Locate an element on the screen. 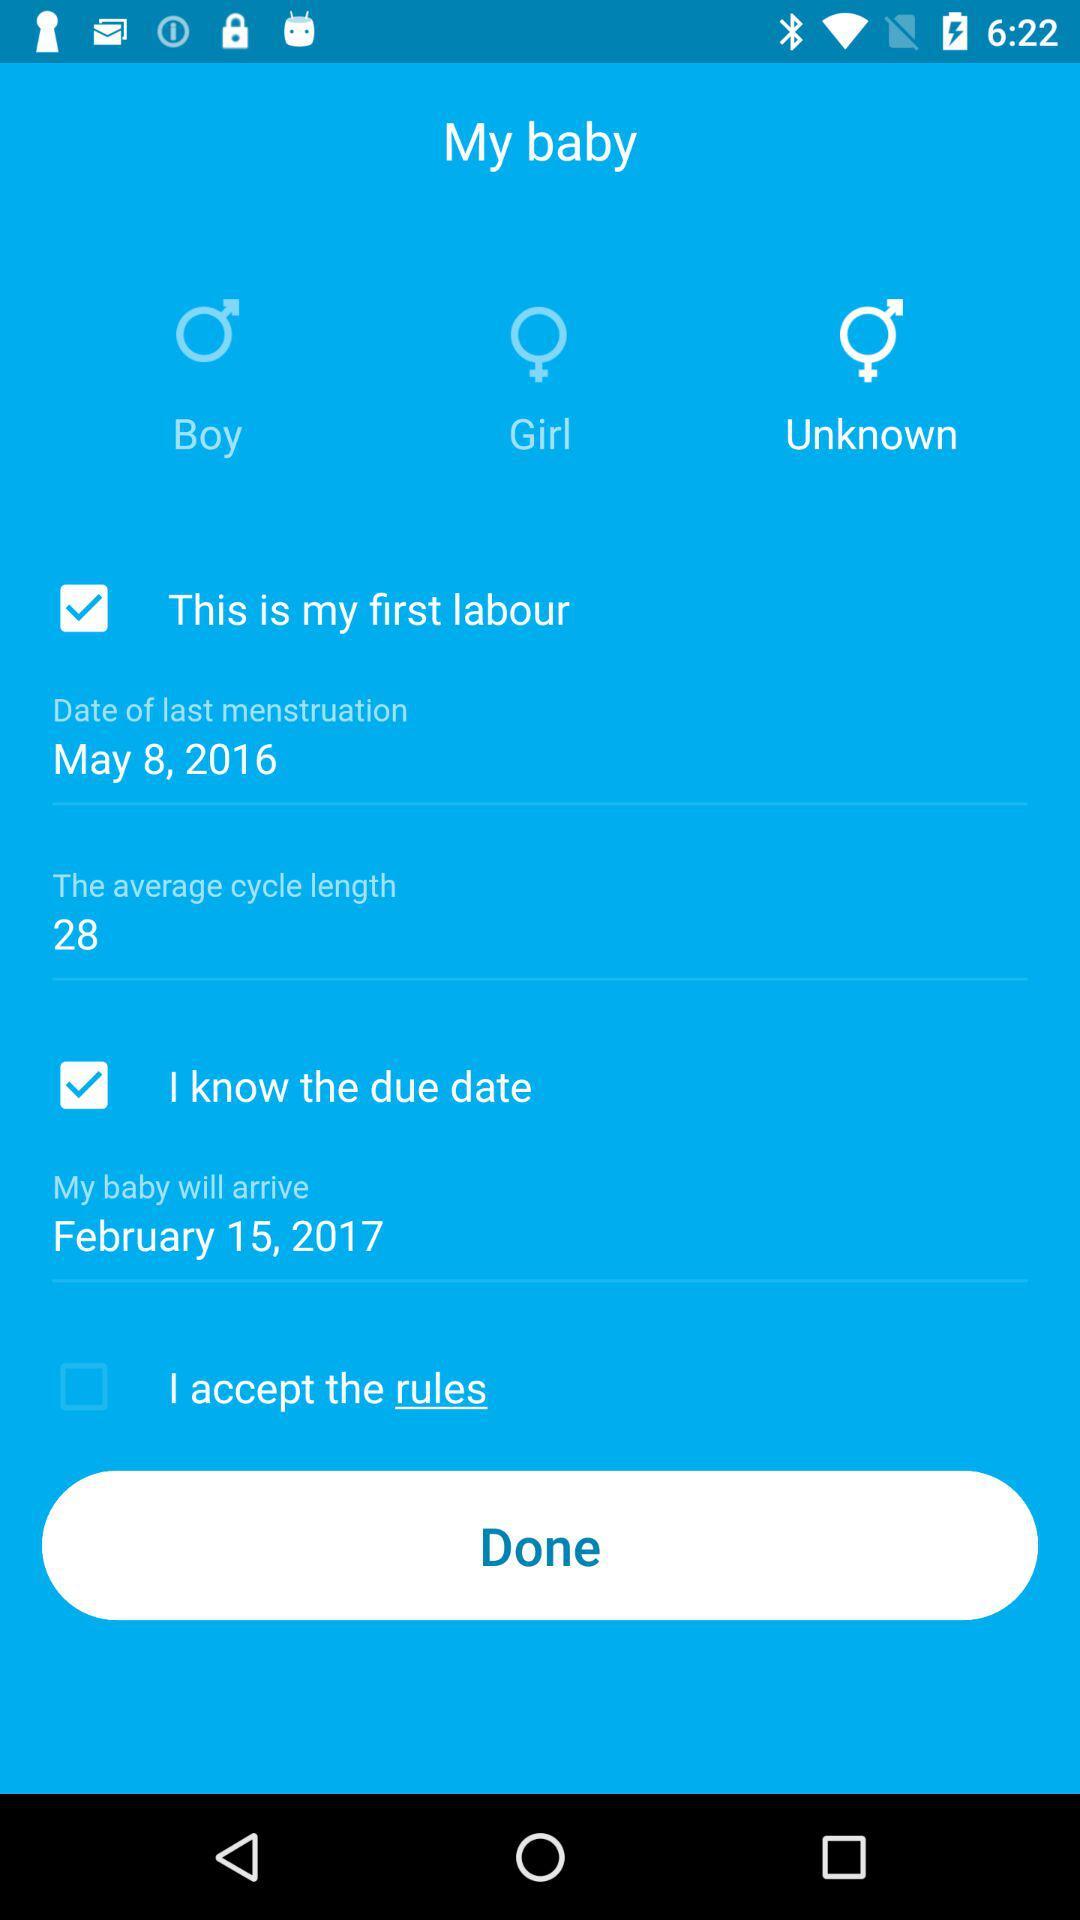  check this is my first labour is located at coordinates (83, 607).